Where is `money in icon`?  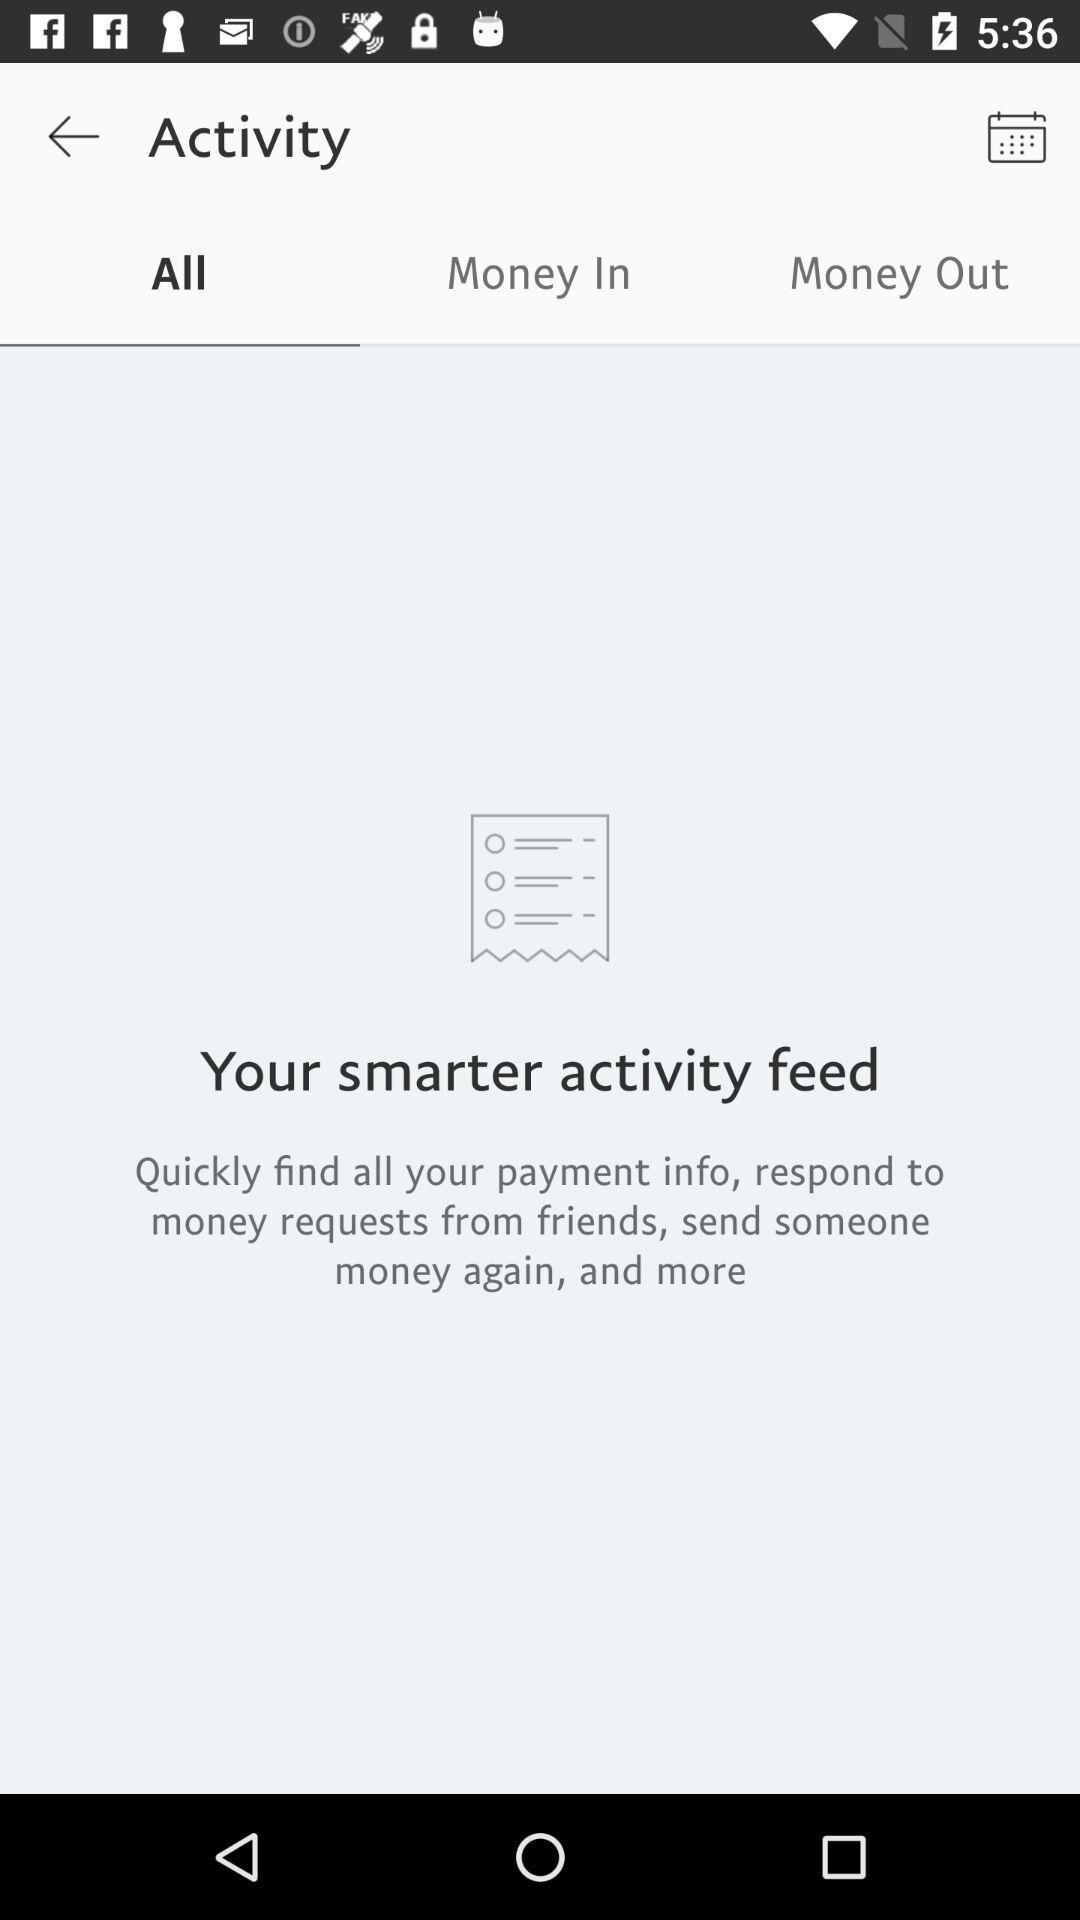 money in icon is located at coordinates (540, 277).